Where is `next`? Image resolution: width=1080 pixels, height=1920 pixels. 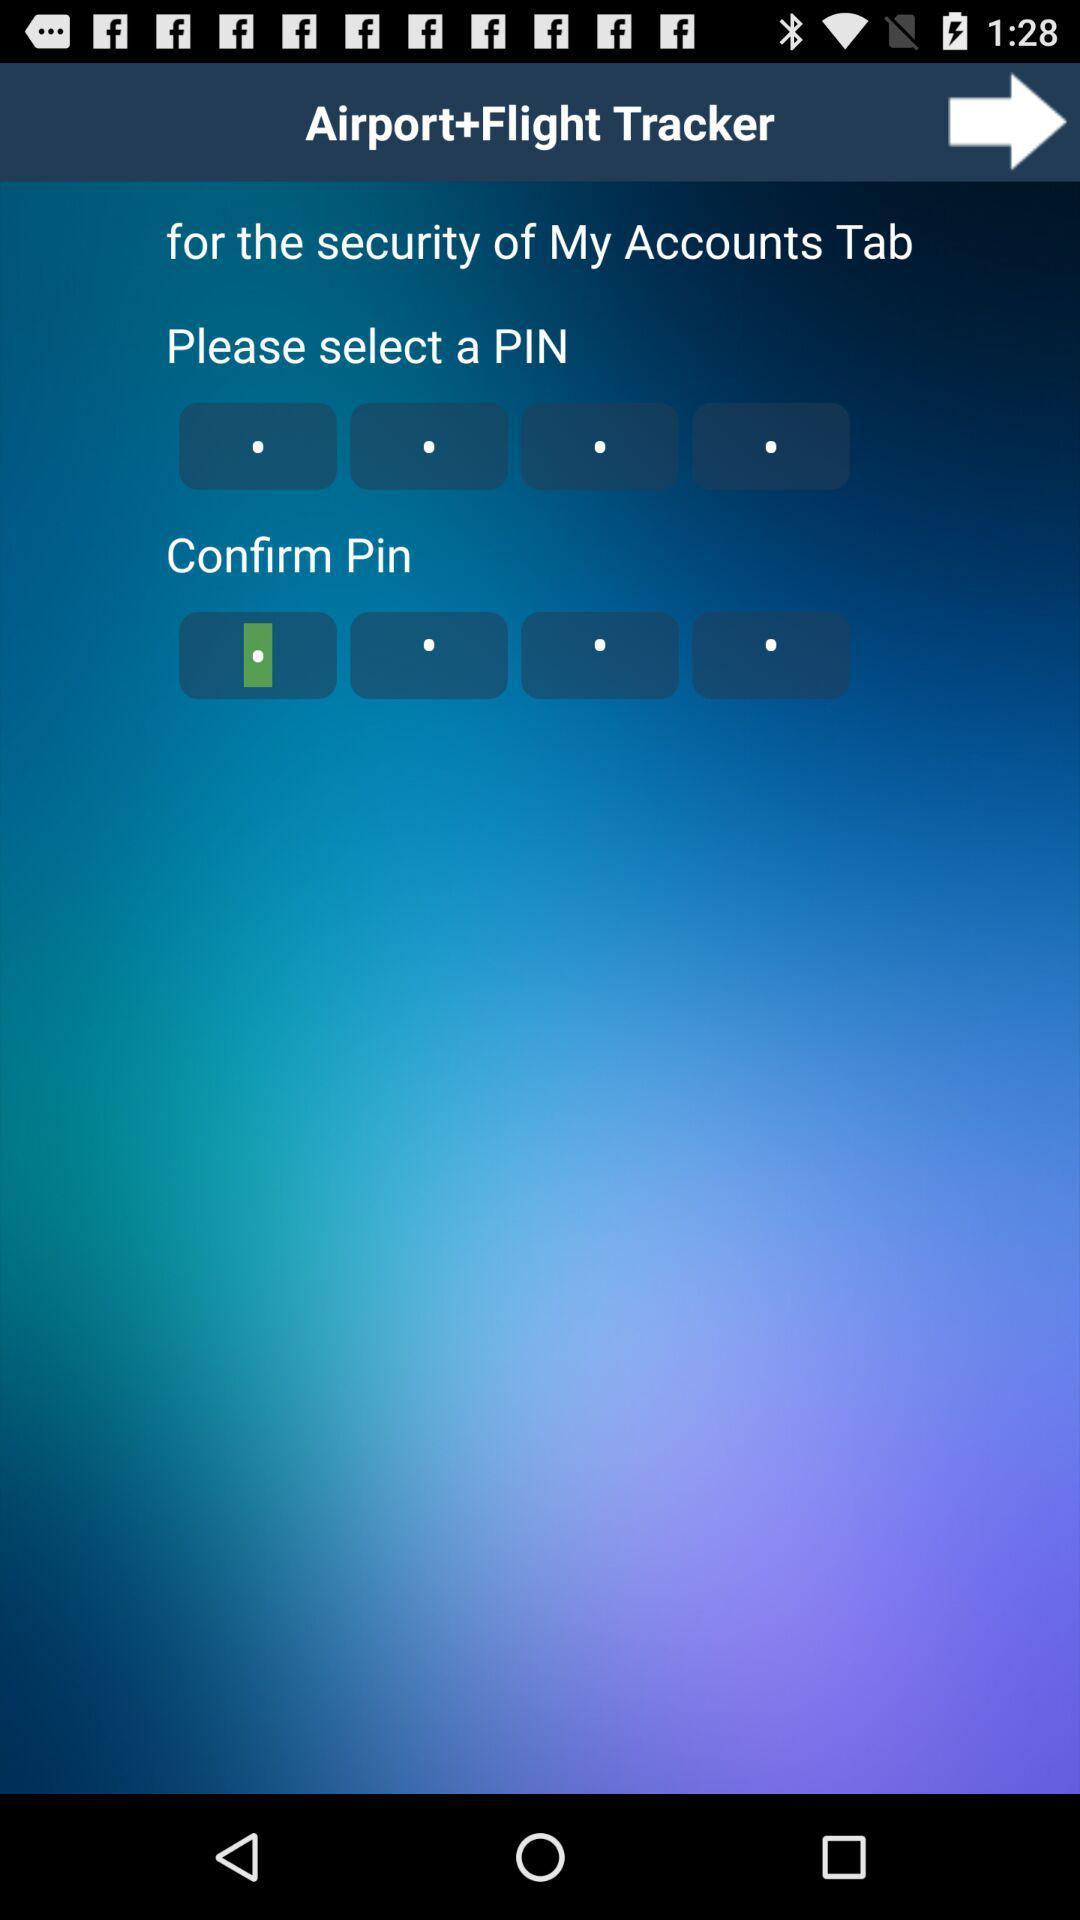
next is located at coordinates (1007, 120).